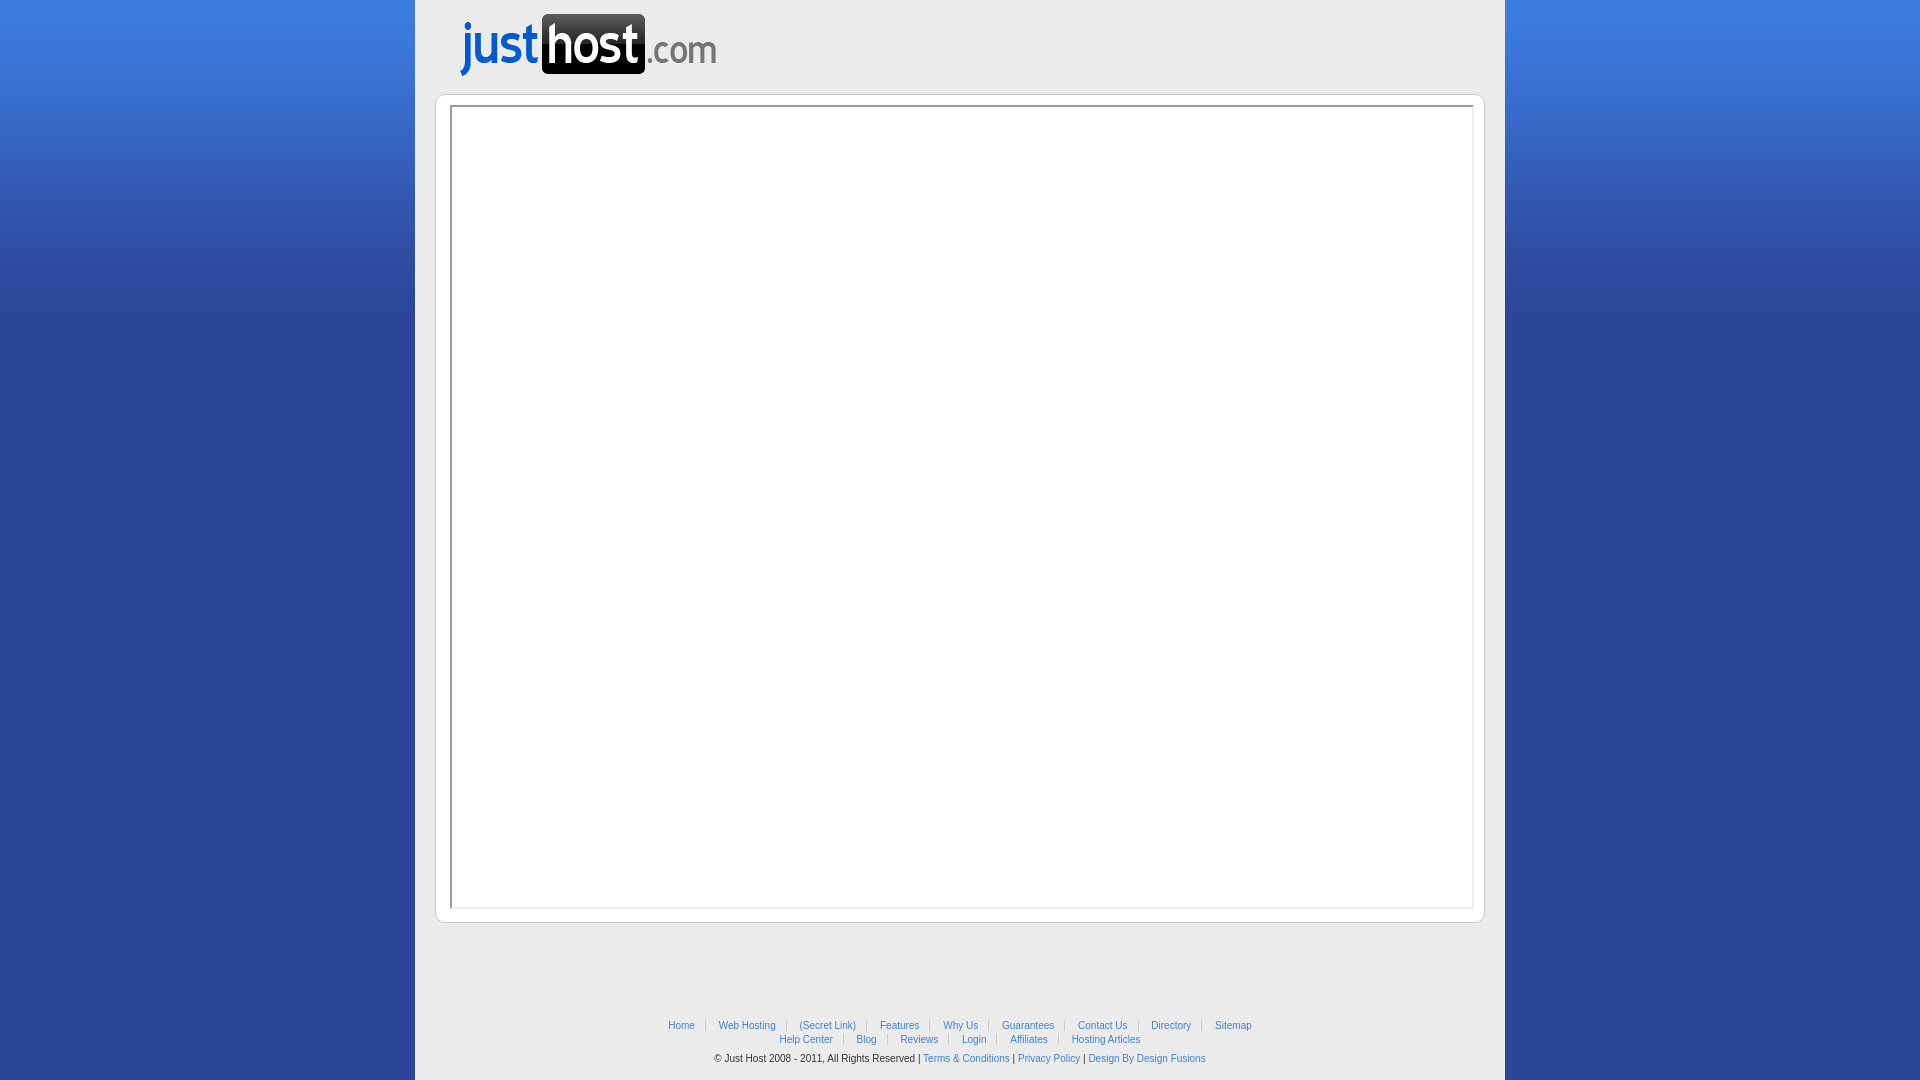 Image resolution: width=1920 pixels, height=1080 pixels. I want to click on 'Why Us', so click(960, 1025).